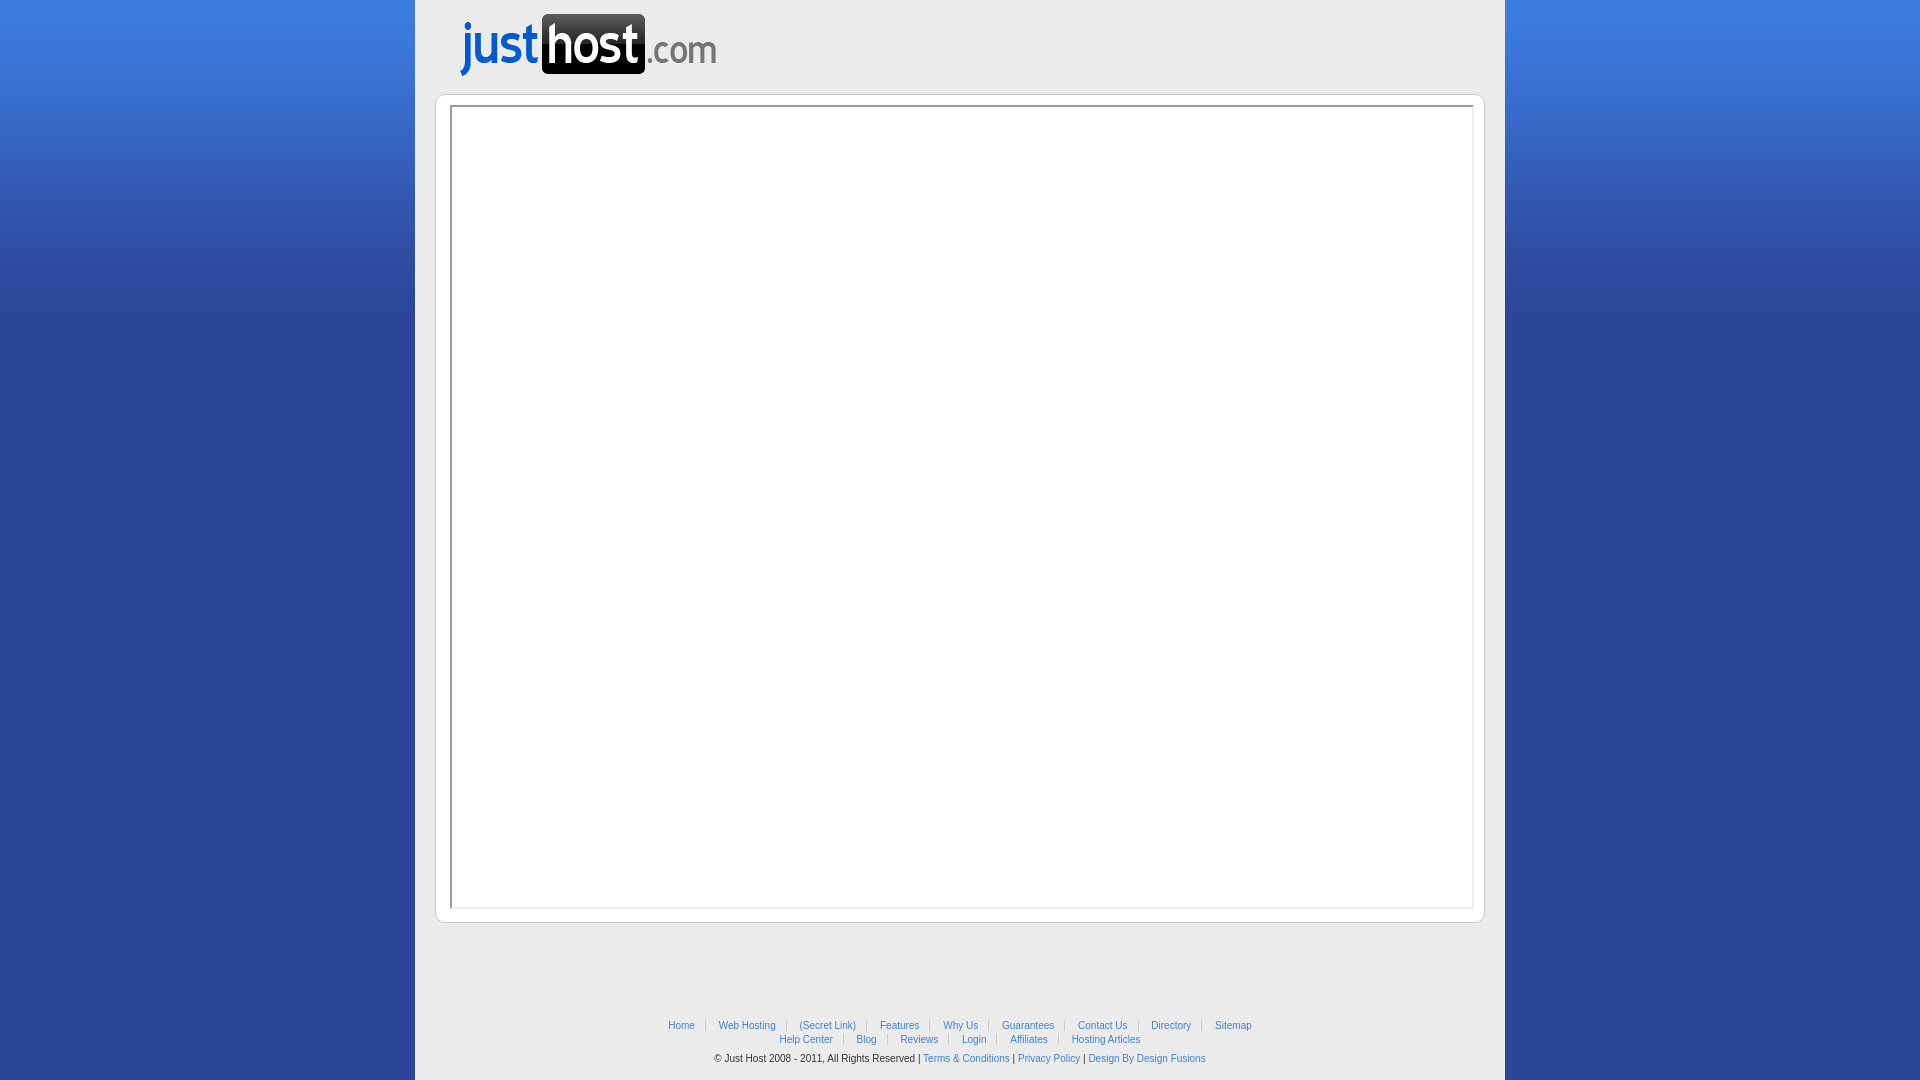 Image resolution: width=1920 pixels, height=1080 pixels. I want to click on 'Why Us', so click(960, 1025).